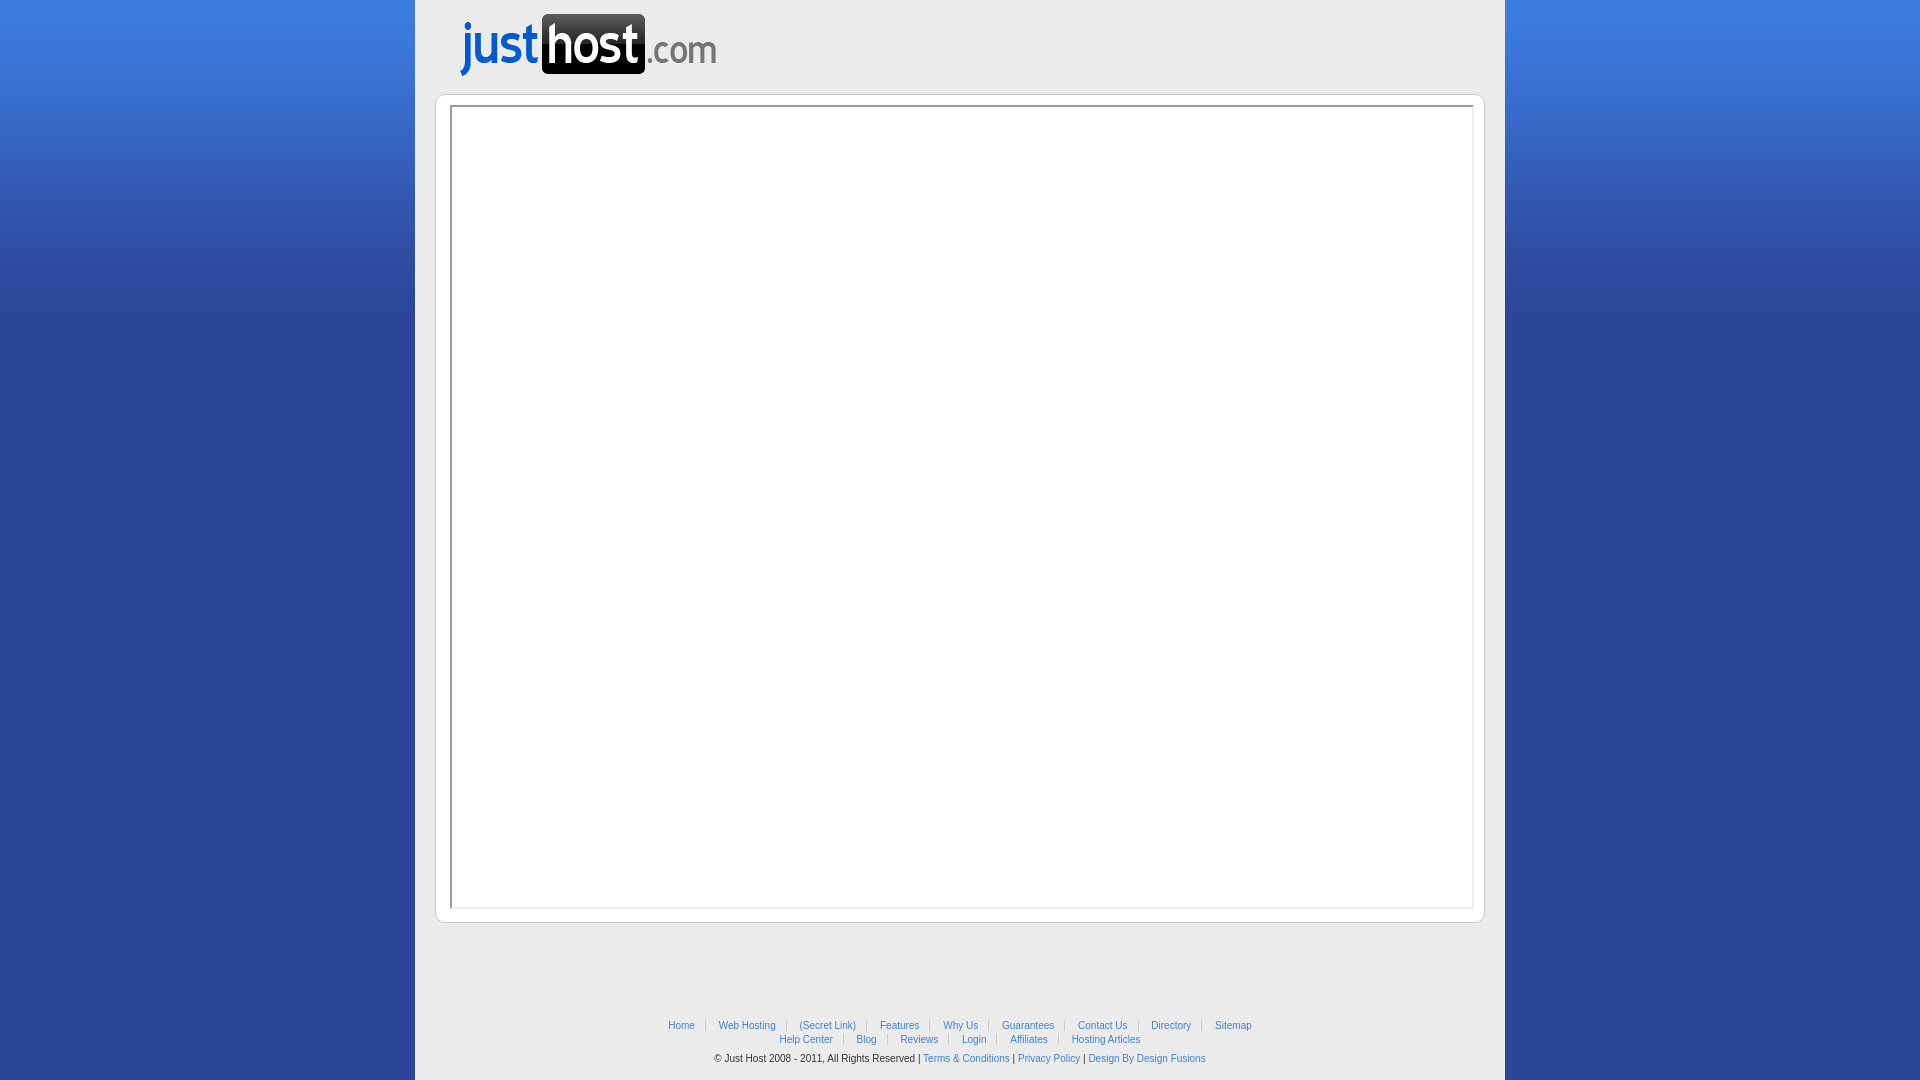 Image resolution: width=1920 pixels, height=1080 pixels. I want to click on 'Why Us', so click(960, 1025).